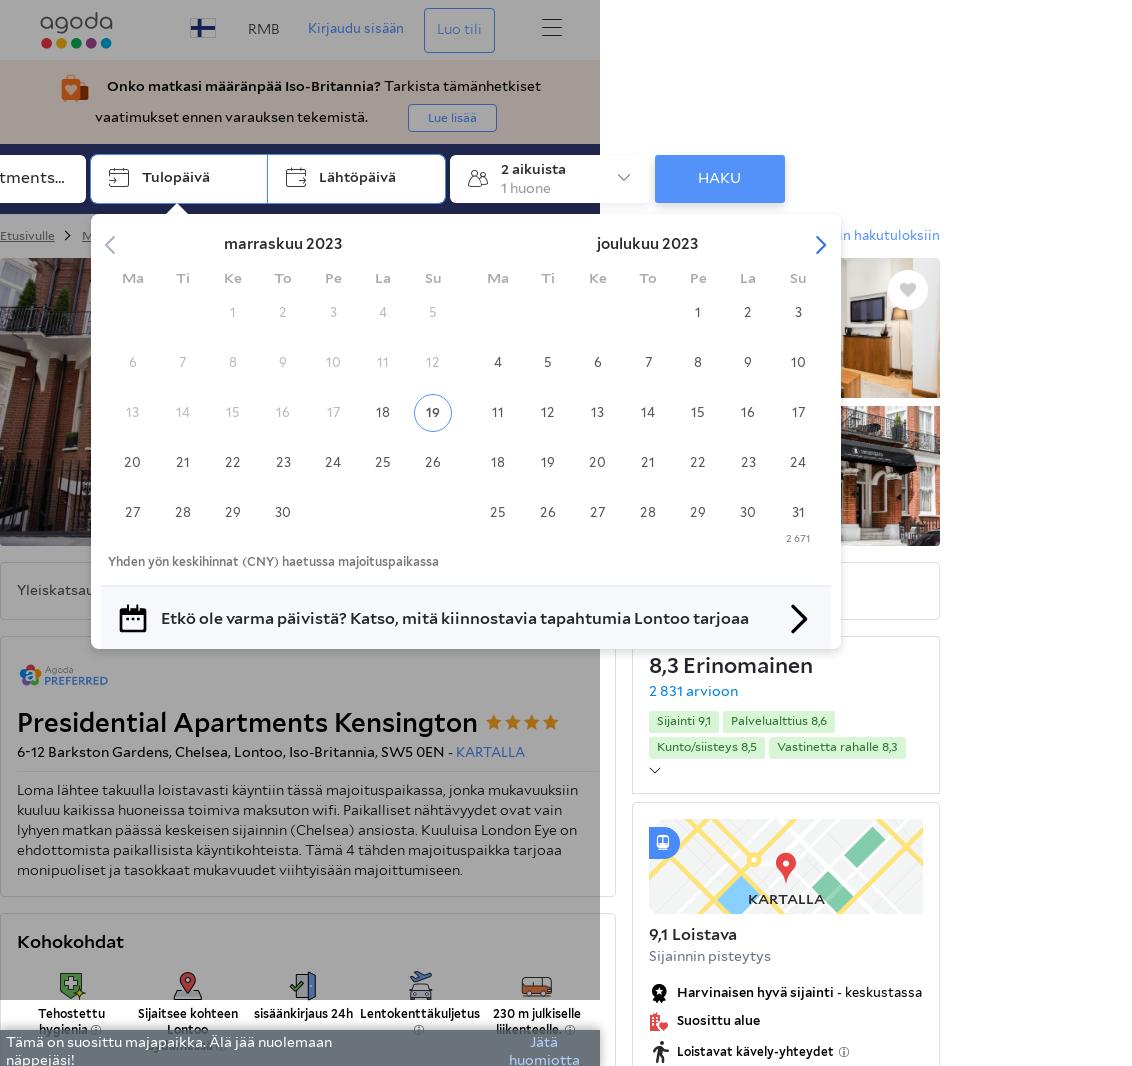 The width and height of the screenshot is (1132, 1066). What do you see at coordinates (532, 167) in the screenshot?
I see `'2 aikuista'` at bounding box center [532, 167].